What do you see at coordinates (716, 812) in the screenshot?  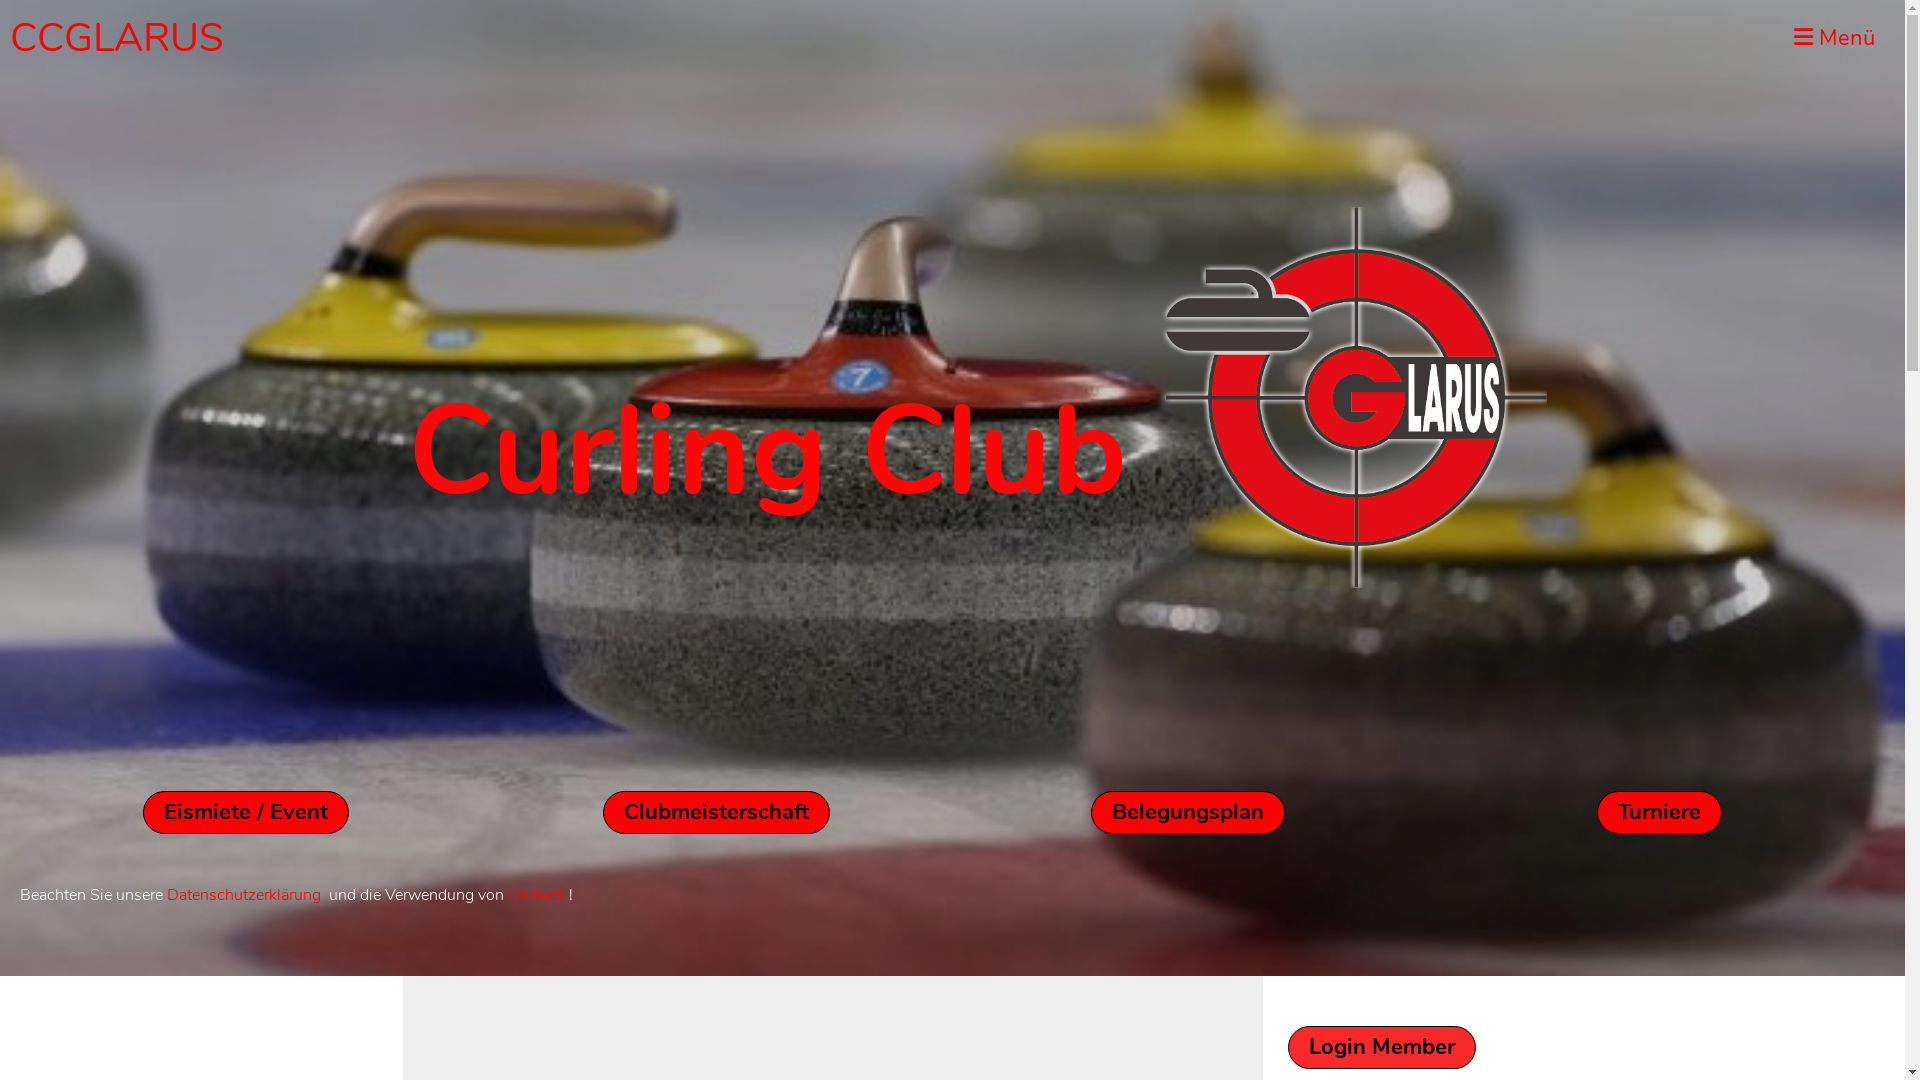 I see `'Clubmeisterschaft'` at bounding box center [716, 812].